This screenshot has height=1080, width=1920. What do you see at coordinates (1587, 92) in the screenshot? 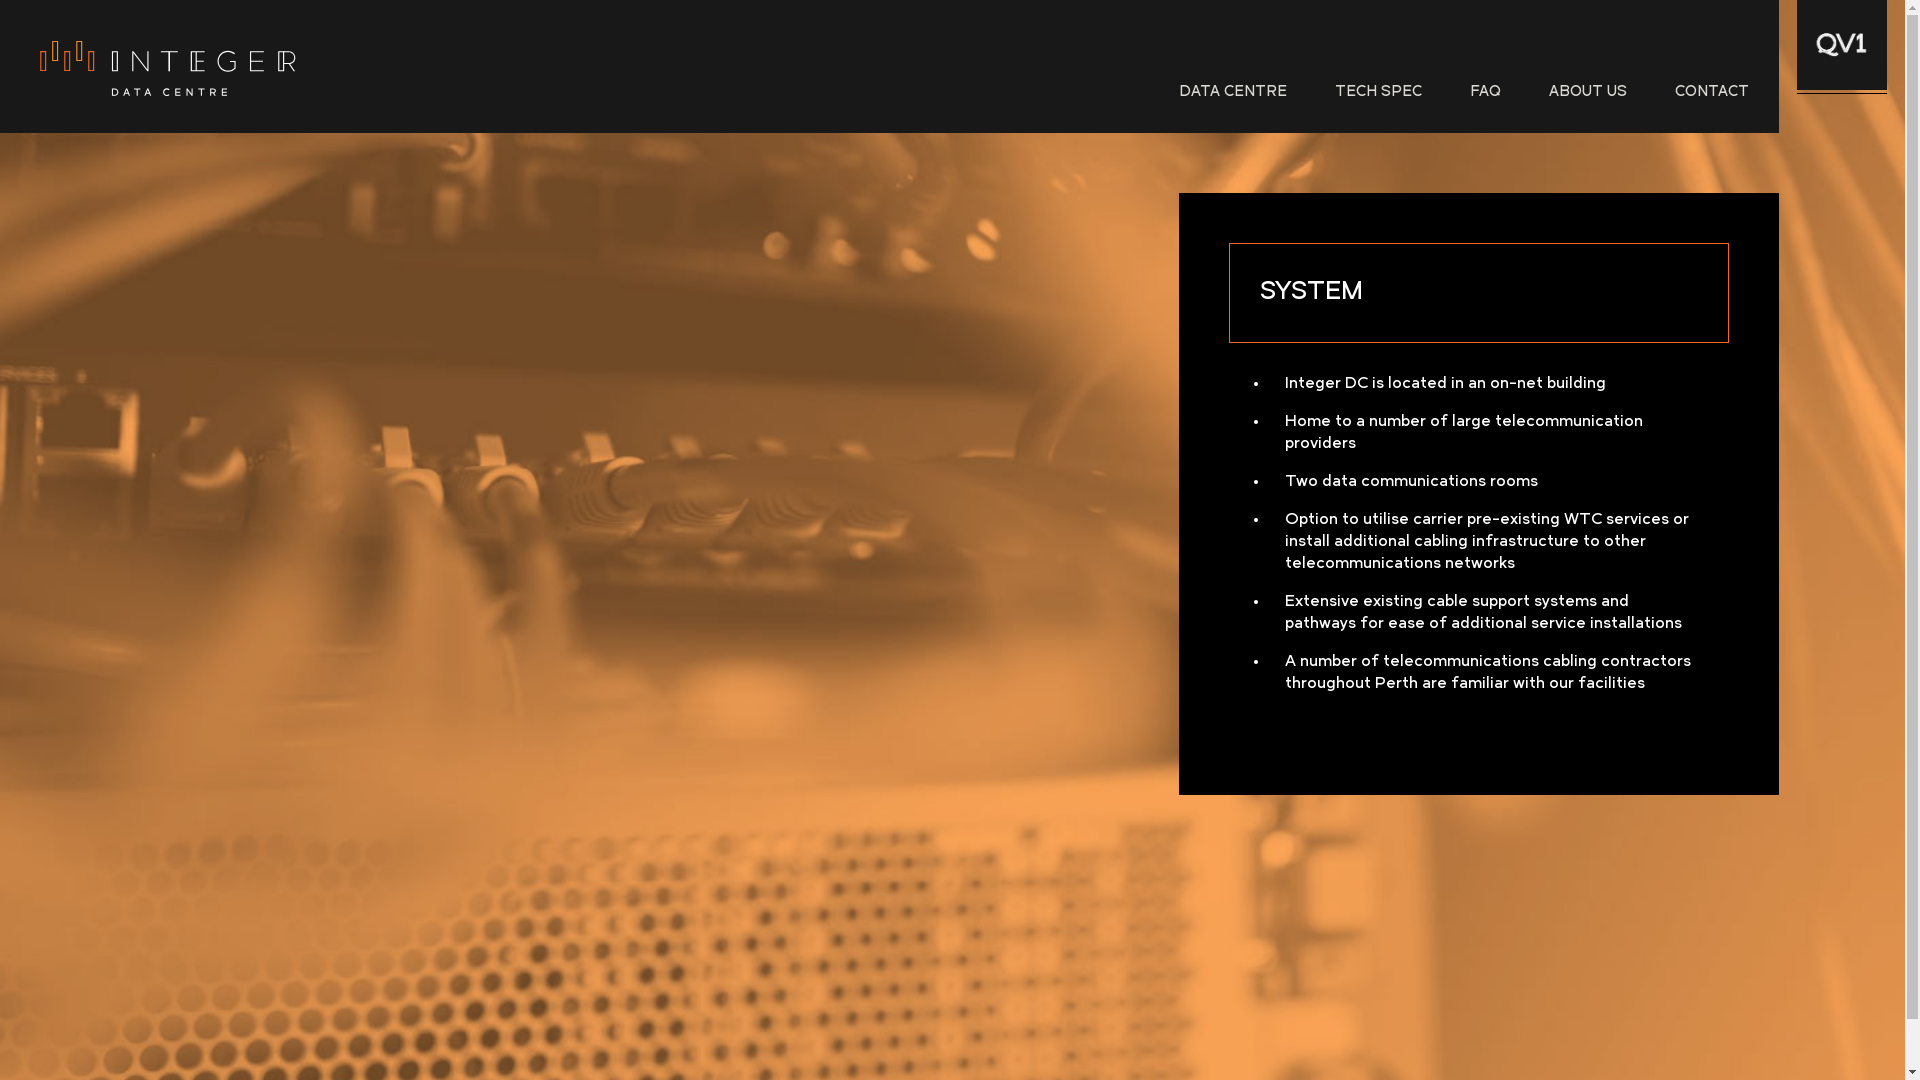
I see `'ABOUT US'` at bounding box center [1587, 92].